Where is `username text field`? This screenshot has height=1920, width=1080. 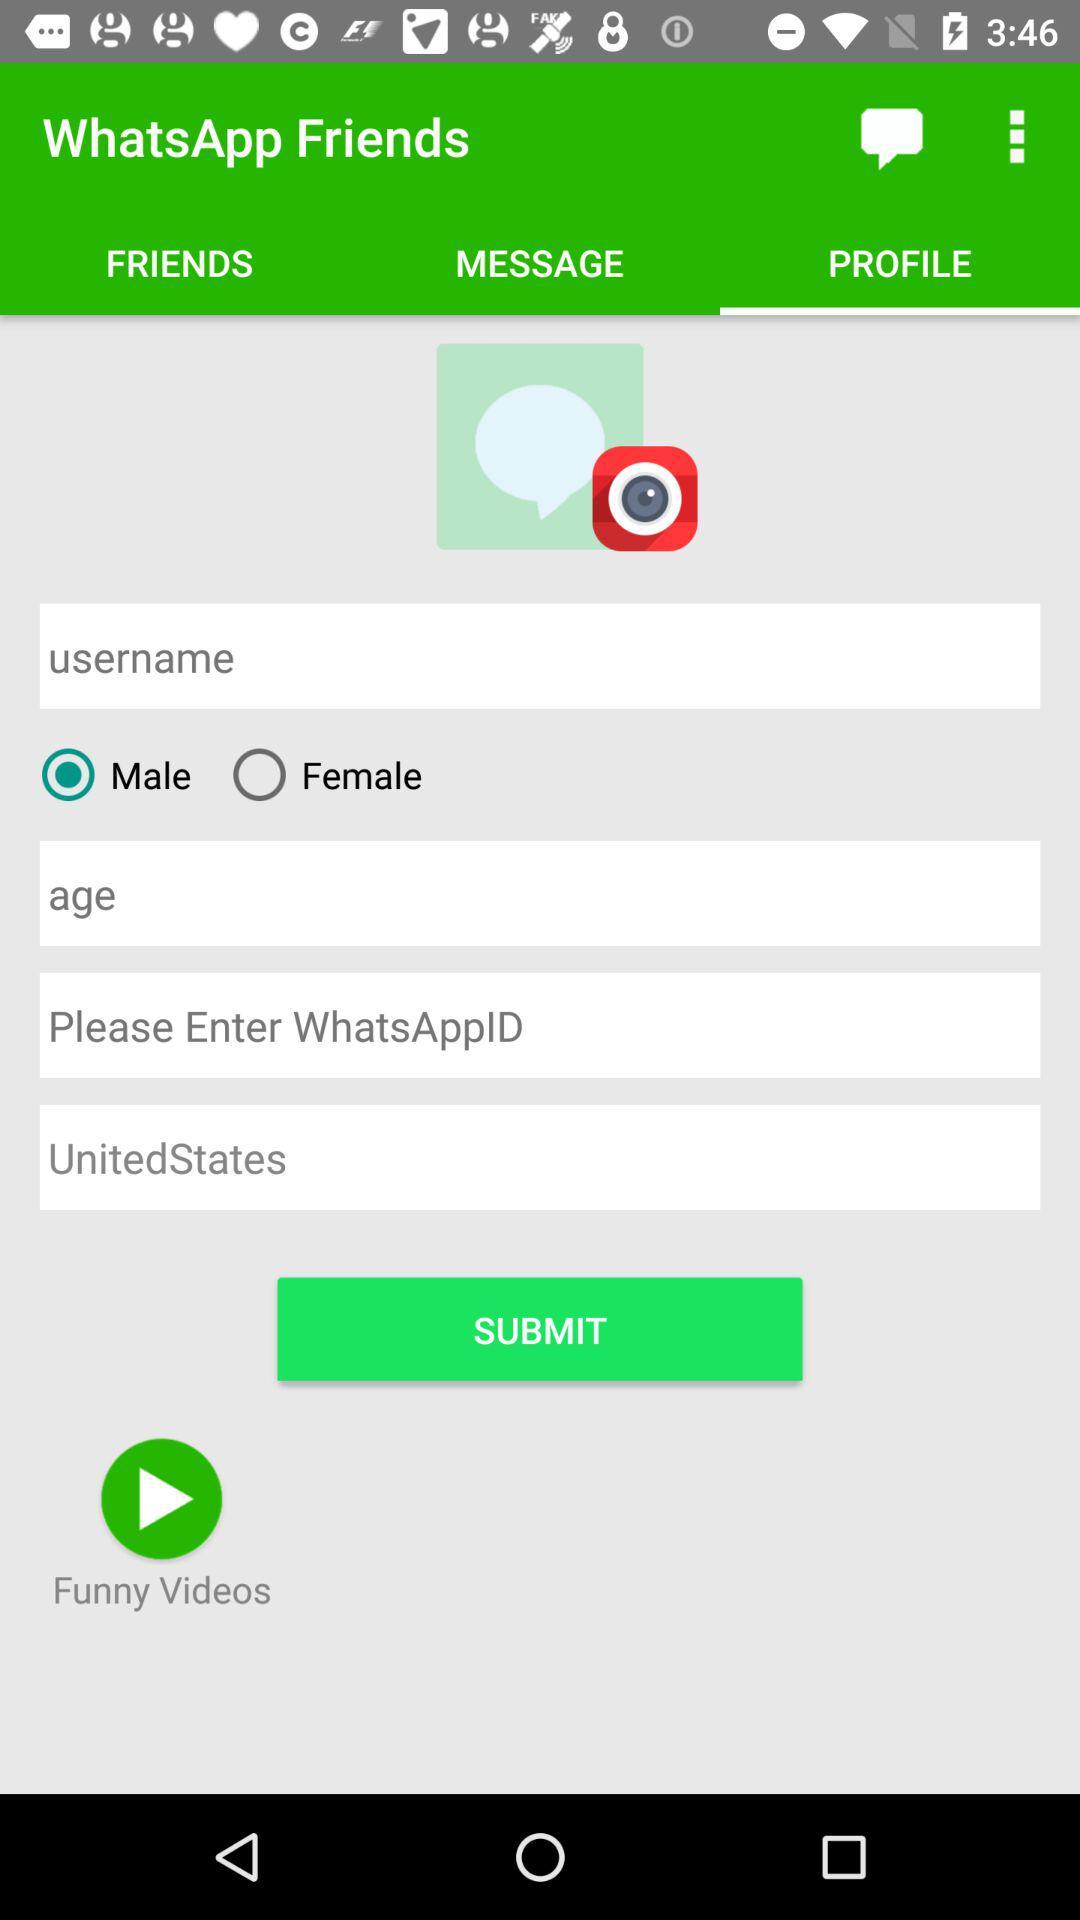 username text field is located at coordinates (540, 656).